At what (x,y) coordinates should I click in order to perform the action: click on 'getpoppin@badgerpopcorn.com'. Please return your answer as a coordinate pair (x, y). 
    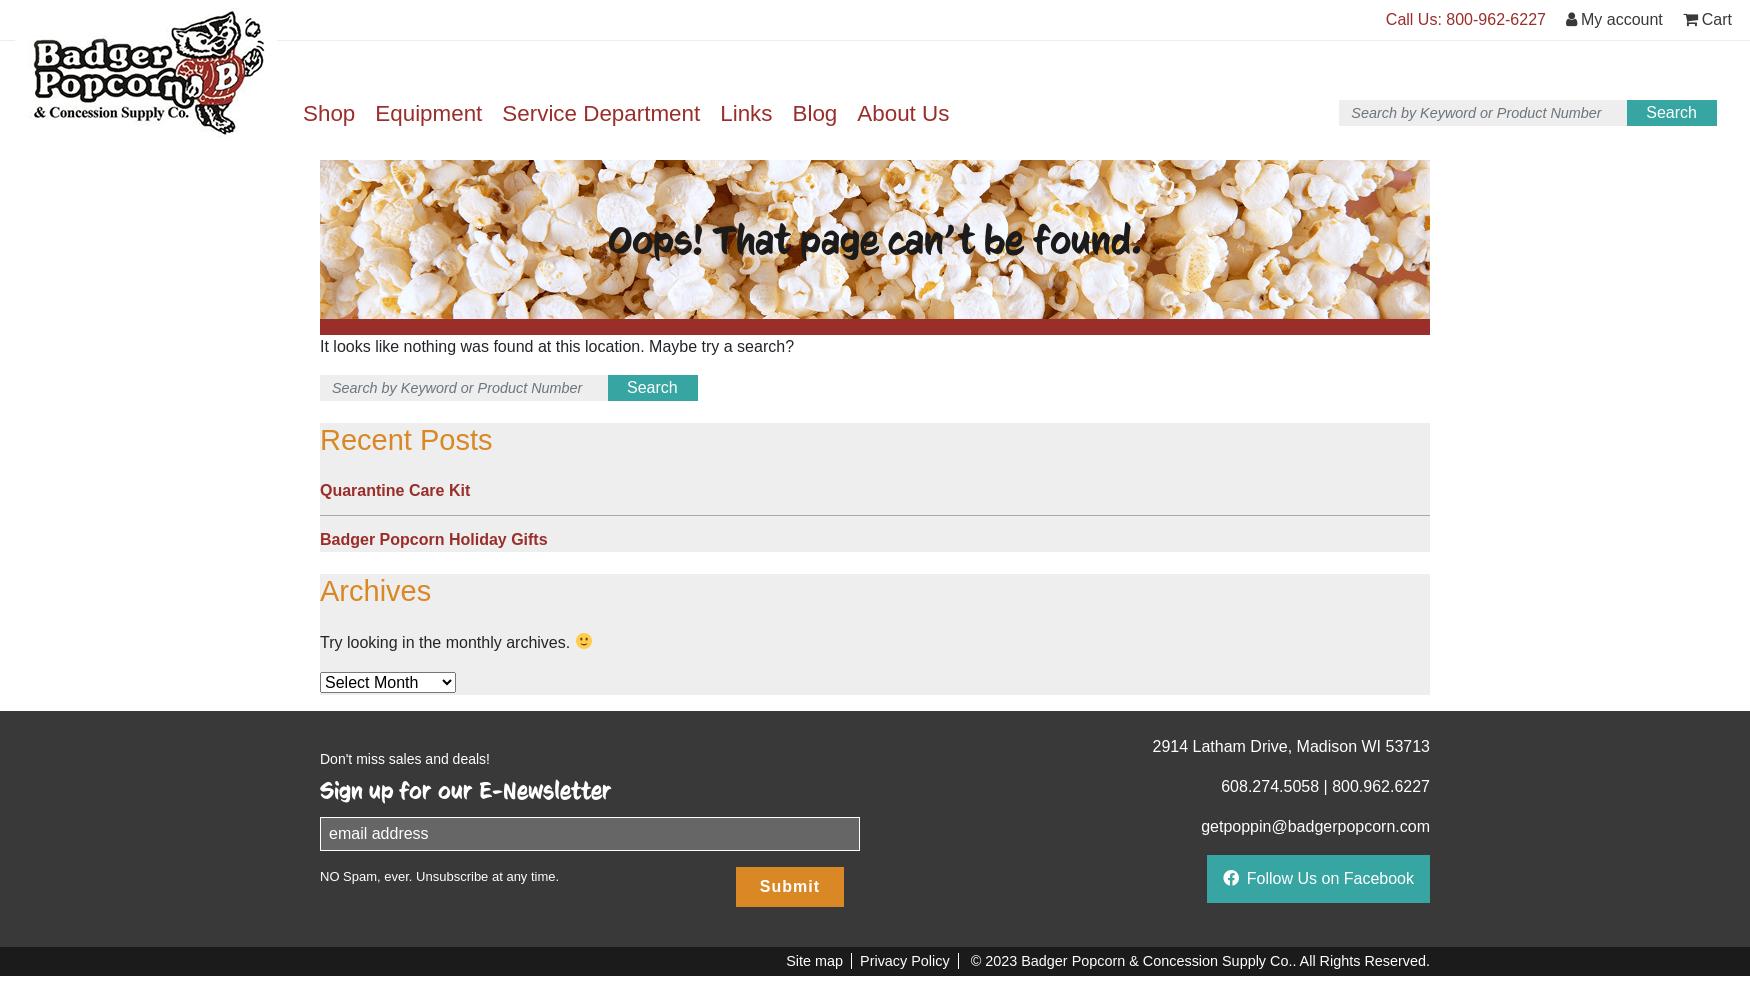
    Looking at the image, I should click on (1315, 824).